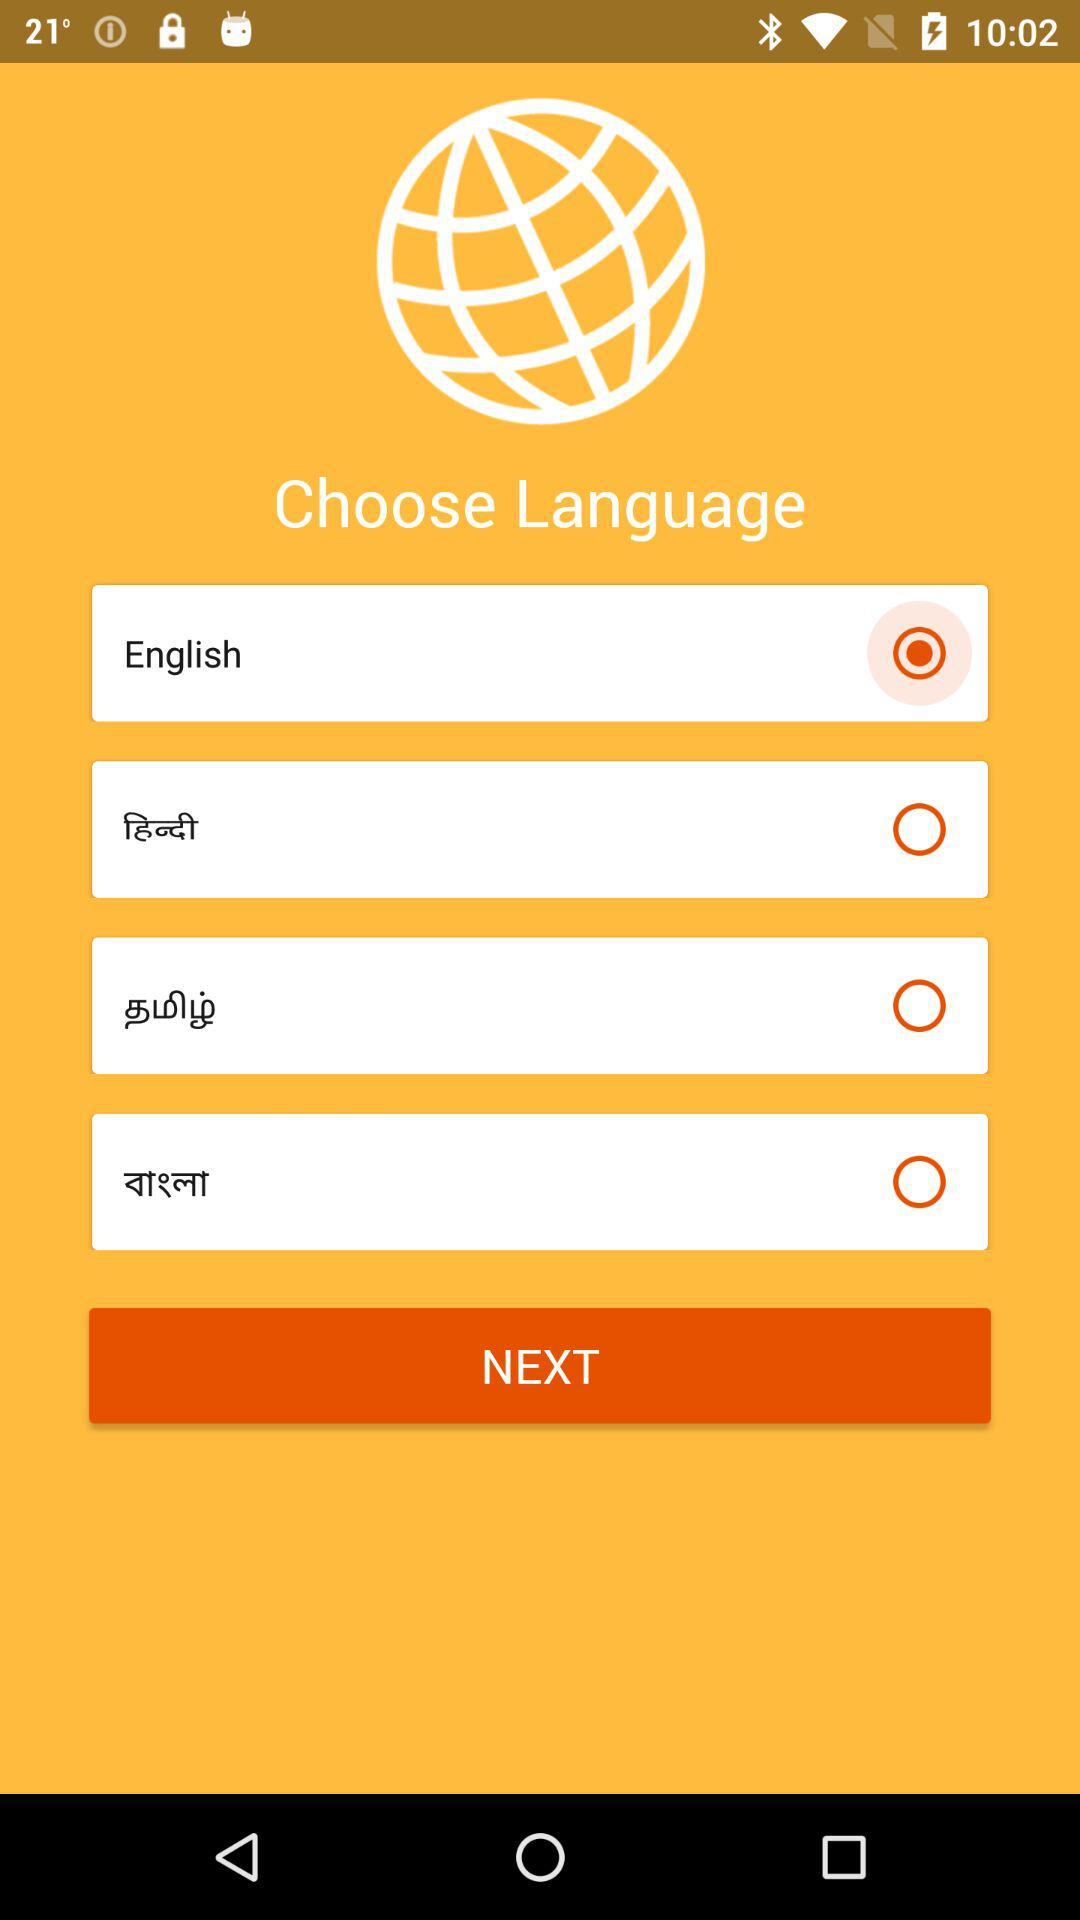 This screenshot has height=1920, width=1080. I want to click on language, so click(919, 1181).